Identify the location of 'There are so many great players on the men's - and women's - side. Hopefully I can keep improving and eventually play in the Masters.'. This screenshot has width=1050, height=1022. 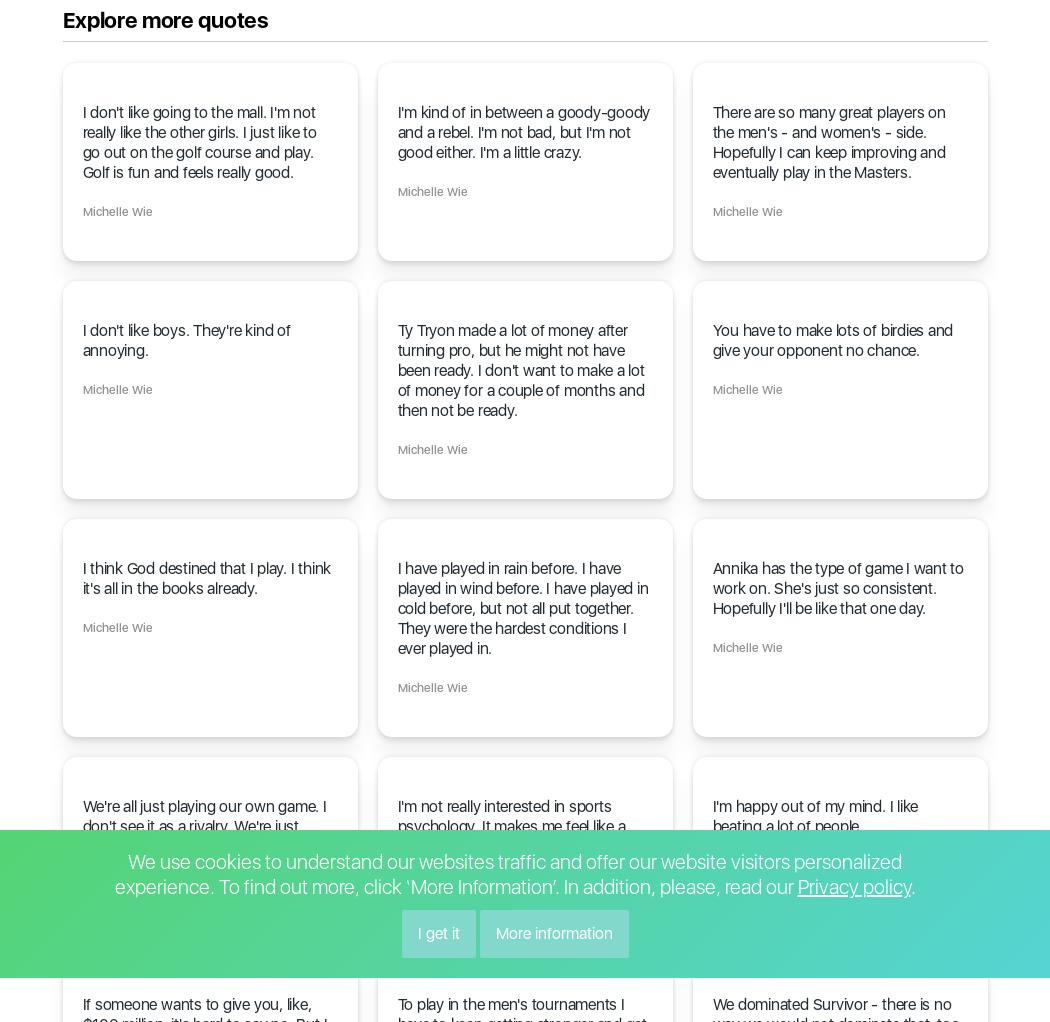
(828, 142).